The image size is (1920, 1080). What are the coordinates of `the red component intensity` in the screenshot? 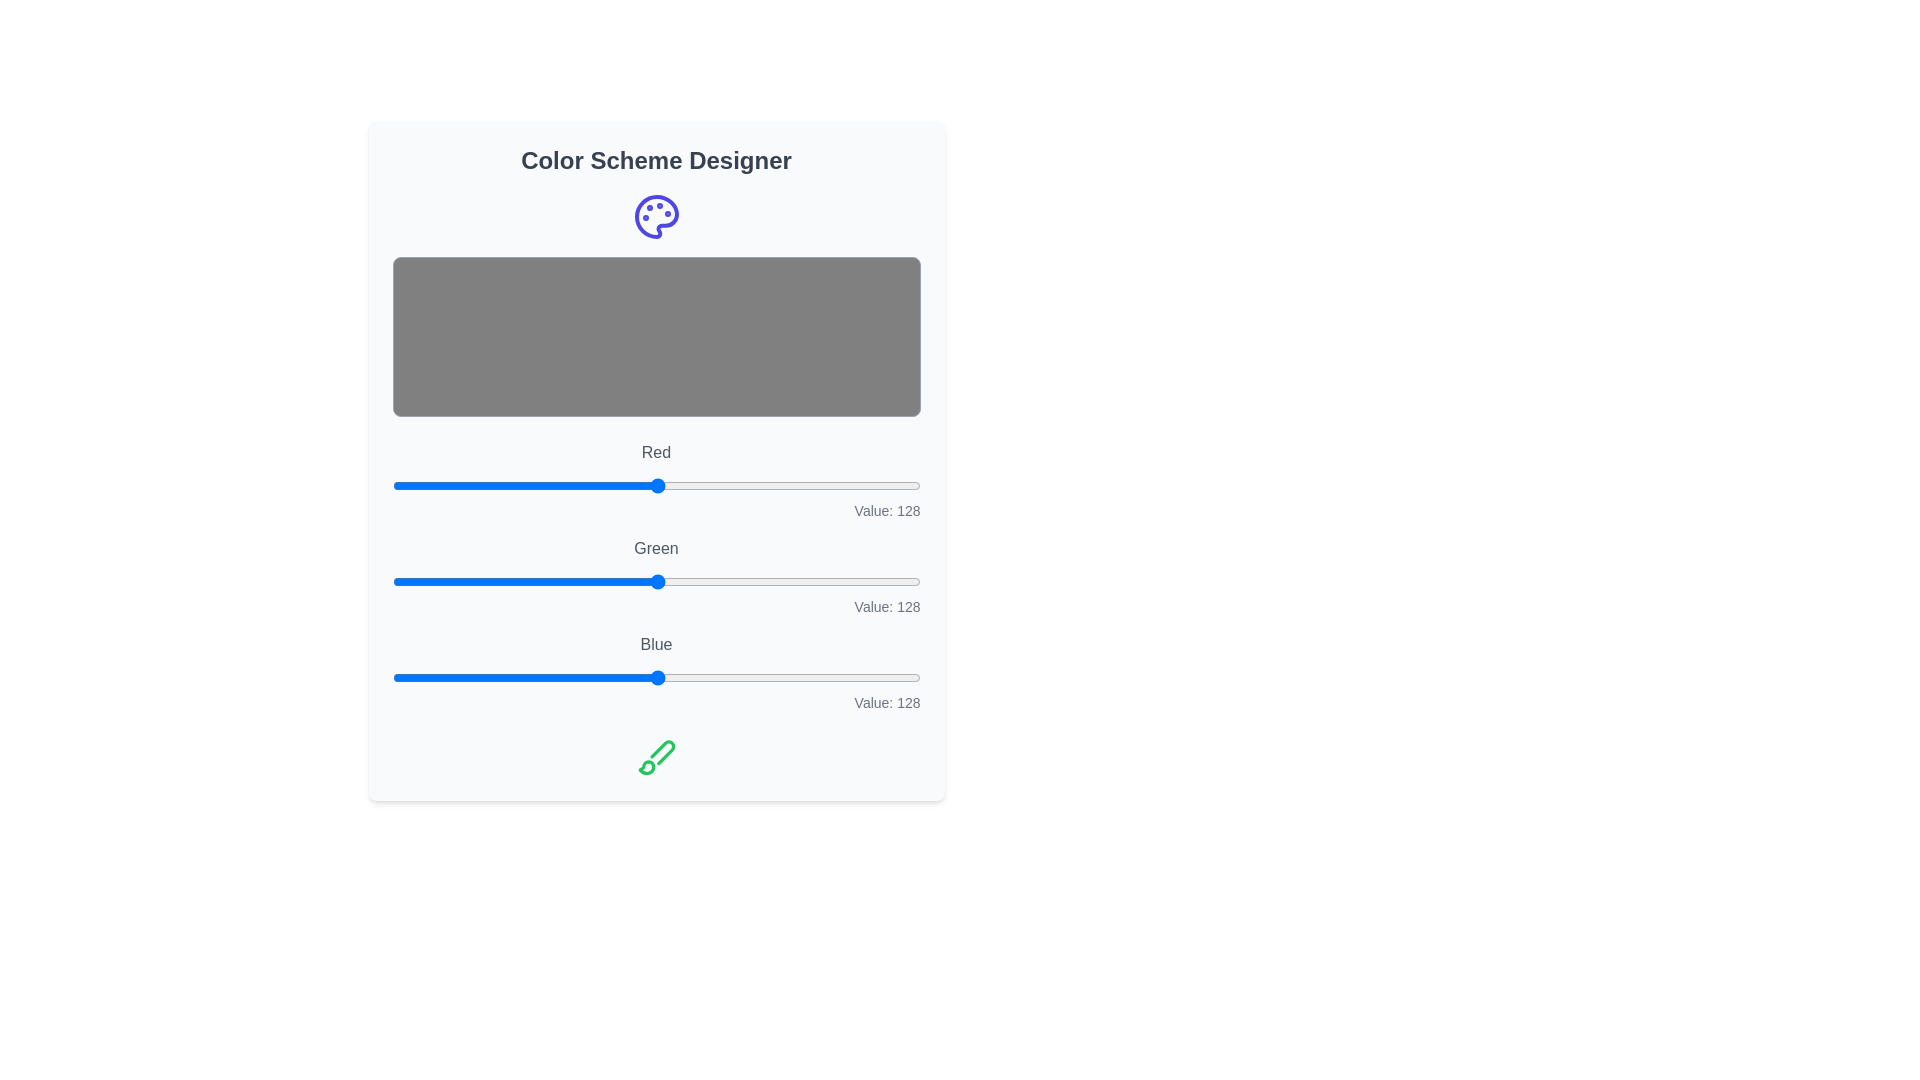 It's located at (396, 486).